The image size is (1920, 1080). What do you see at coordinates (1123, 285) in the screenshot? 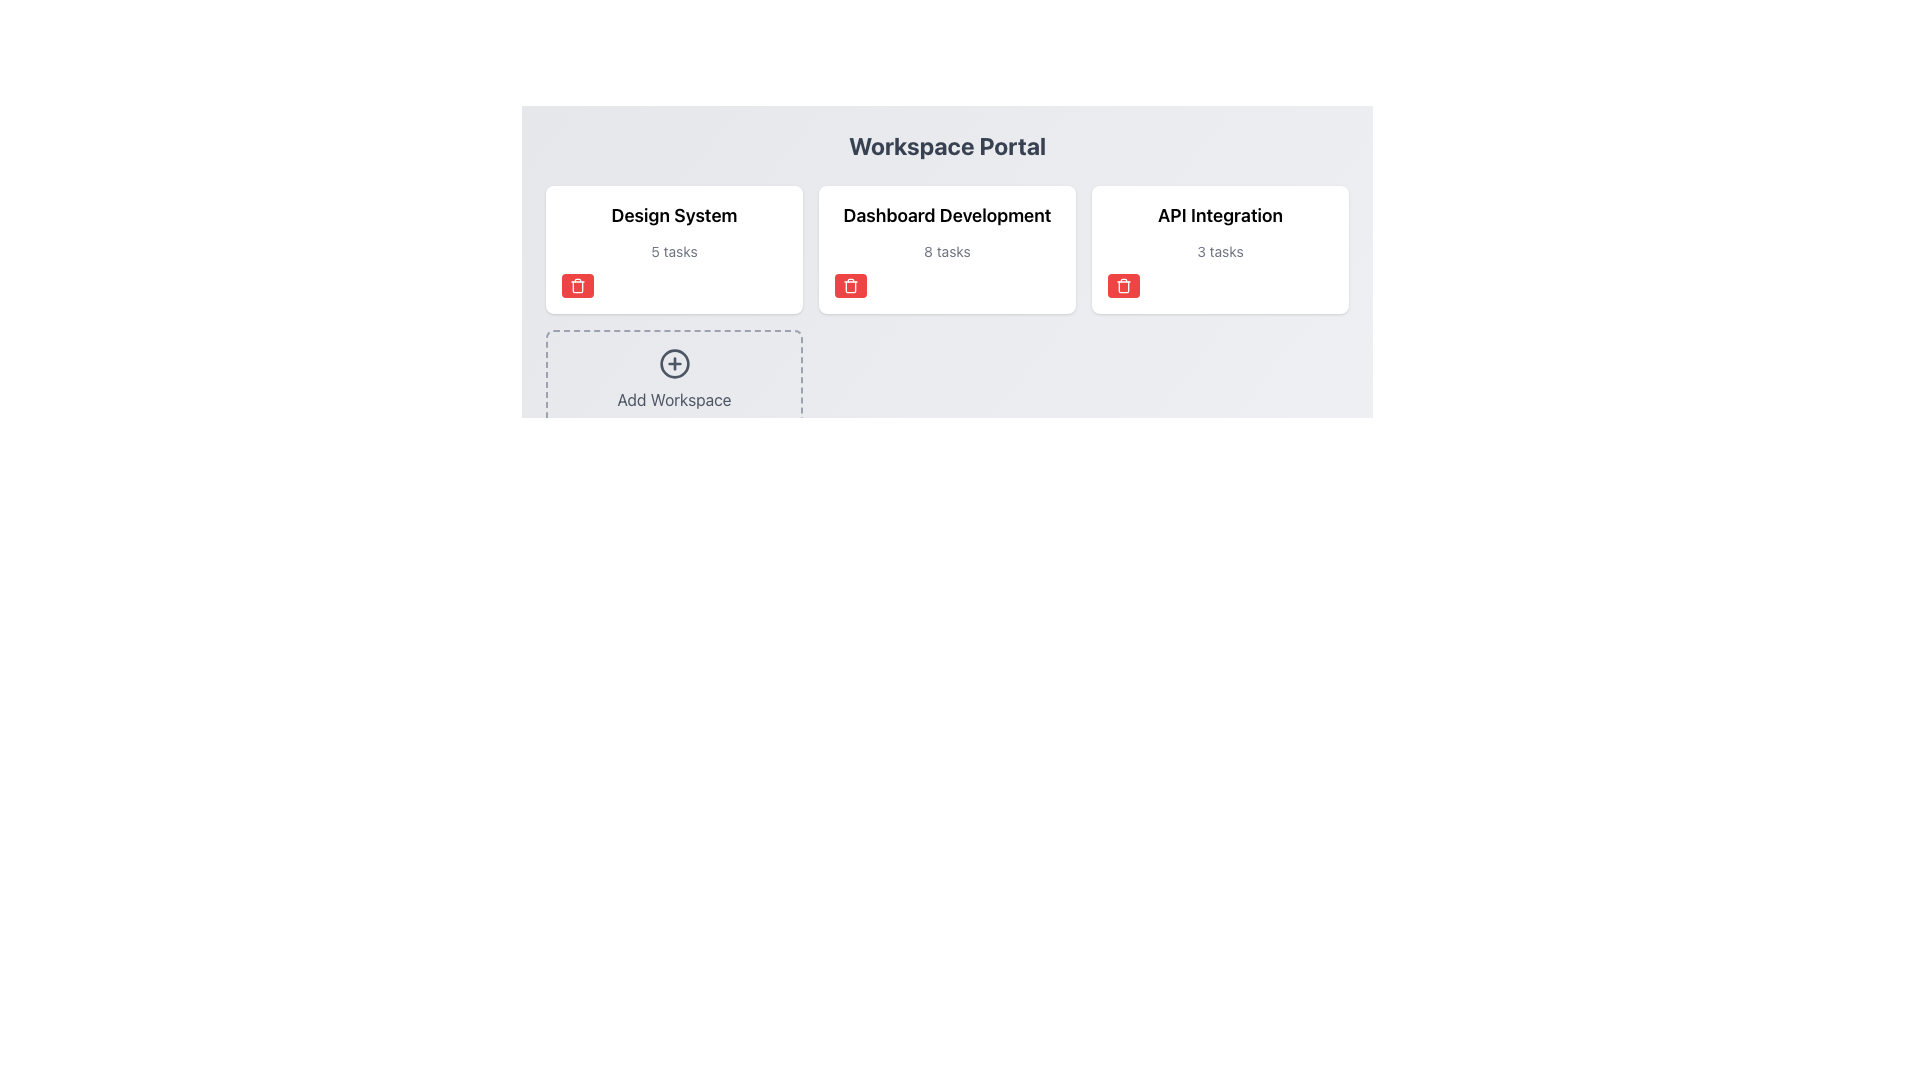
I see `the delete button located in the 'API Integration' section` at bounding box center [1123, 285].